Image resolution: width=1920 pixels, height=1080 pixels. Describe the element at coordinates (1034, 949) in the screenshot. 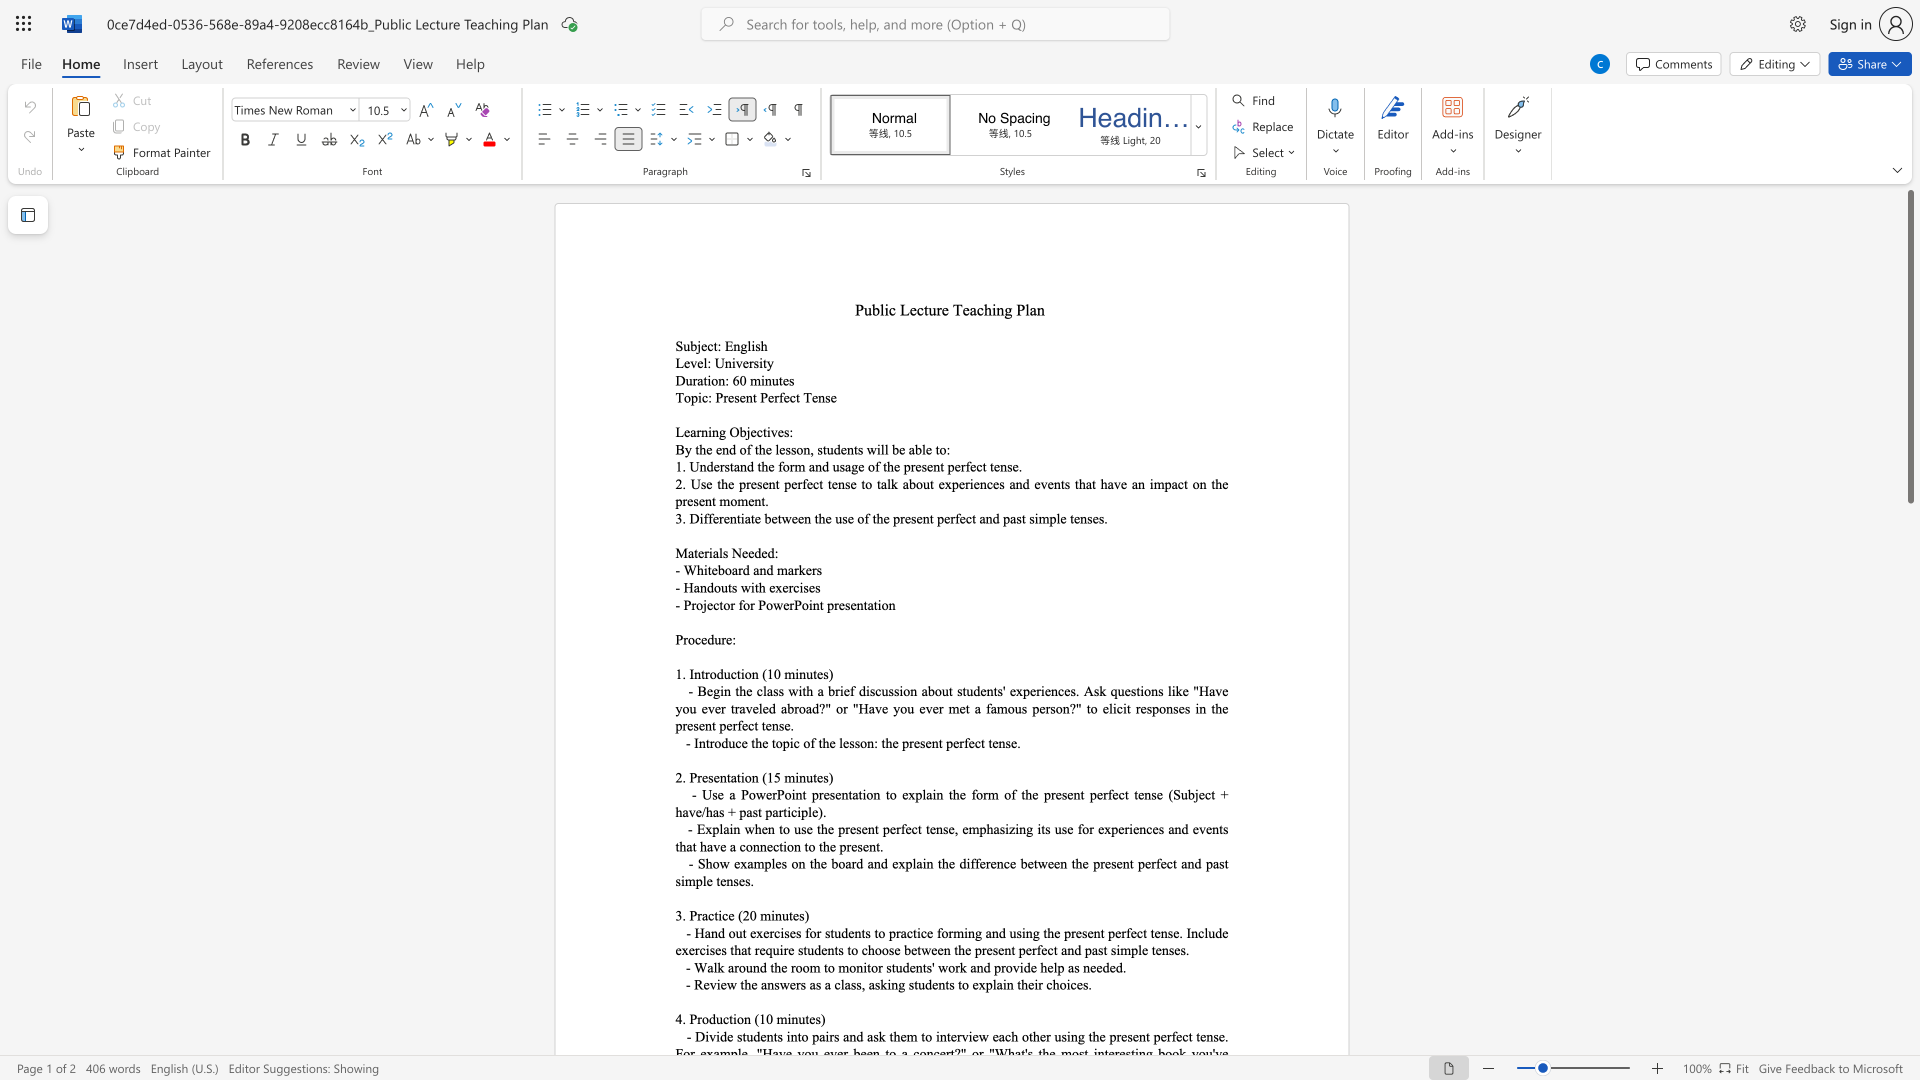

I see `the 11th character "r" in the text` at that location.